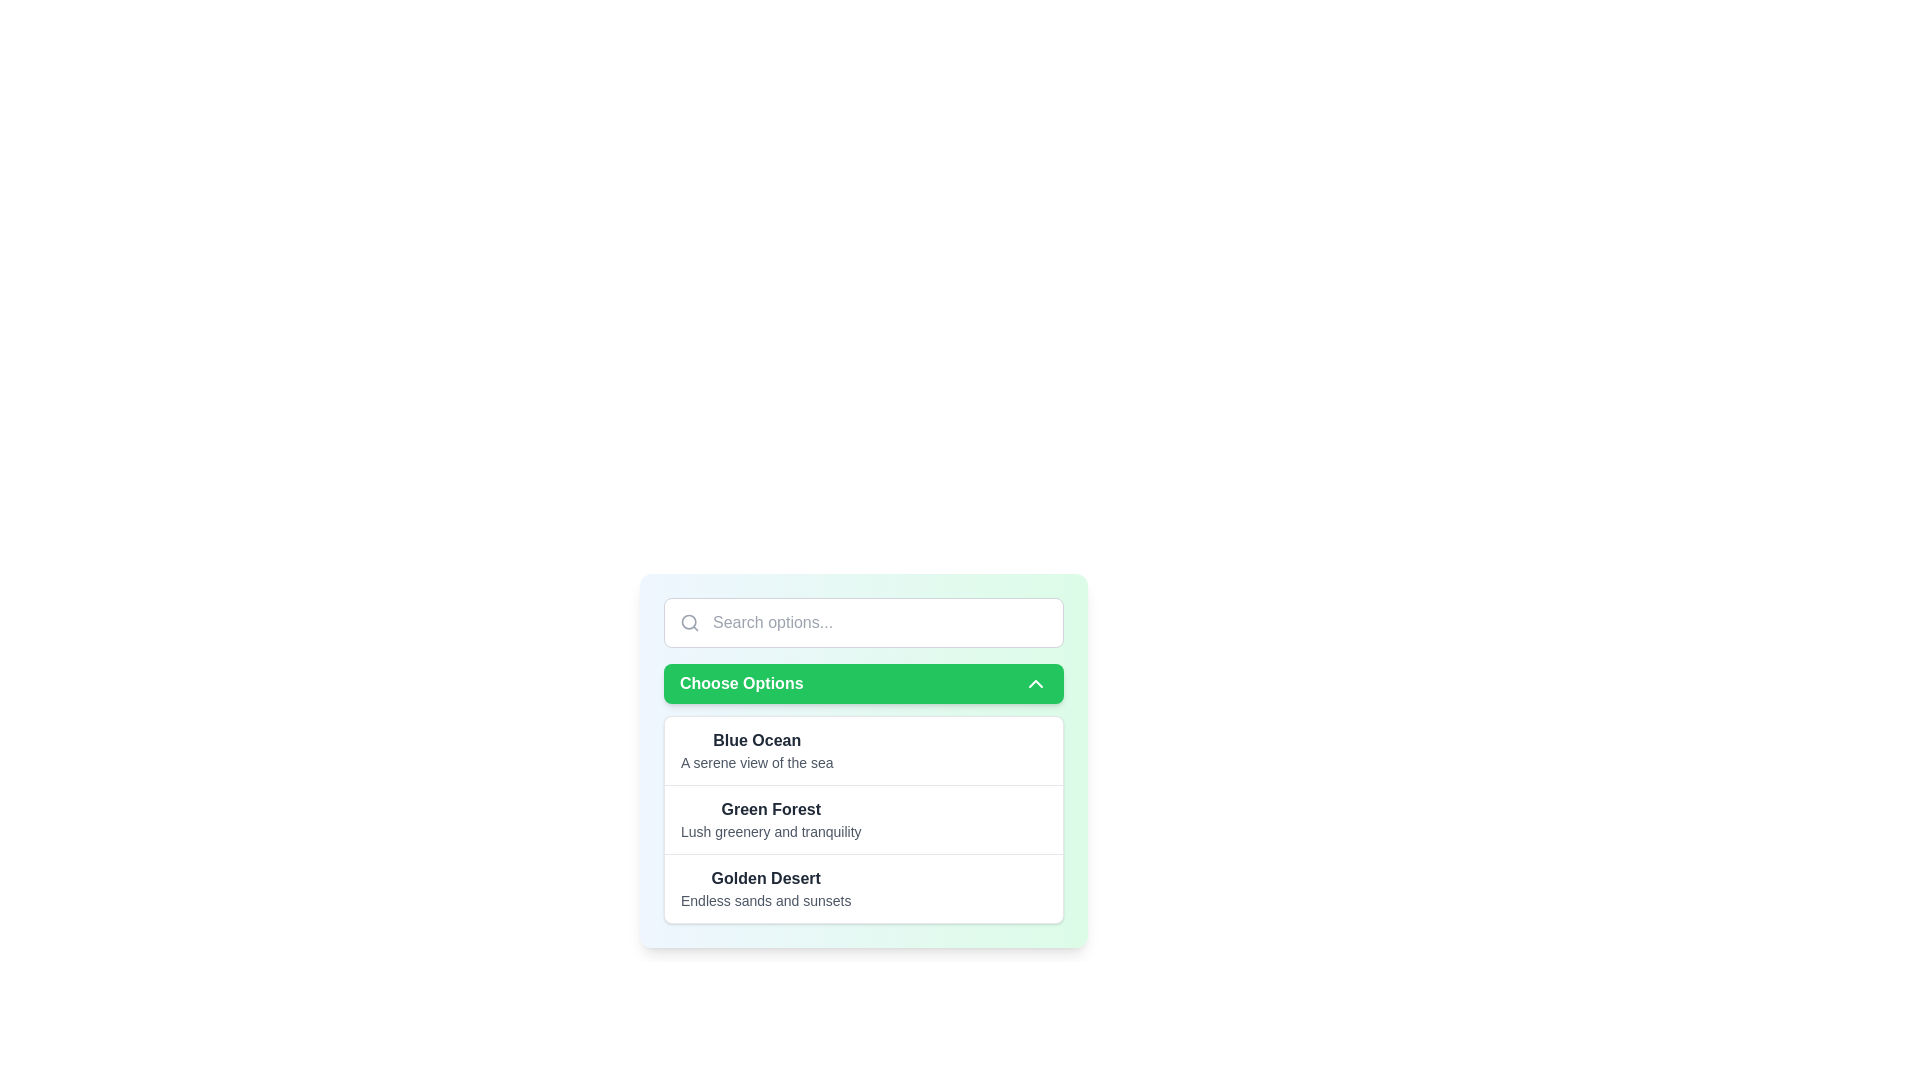 Image resolution: width=1920 pixels, height=1080 pixels. What do you see at coordinates (756, 751) in the screenshot?
I see `the first list item titled 'Blue Ocean', which contains a bold title and a smaller description` at bounding box center [756, 751].